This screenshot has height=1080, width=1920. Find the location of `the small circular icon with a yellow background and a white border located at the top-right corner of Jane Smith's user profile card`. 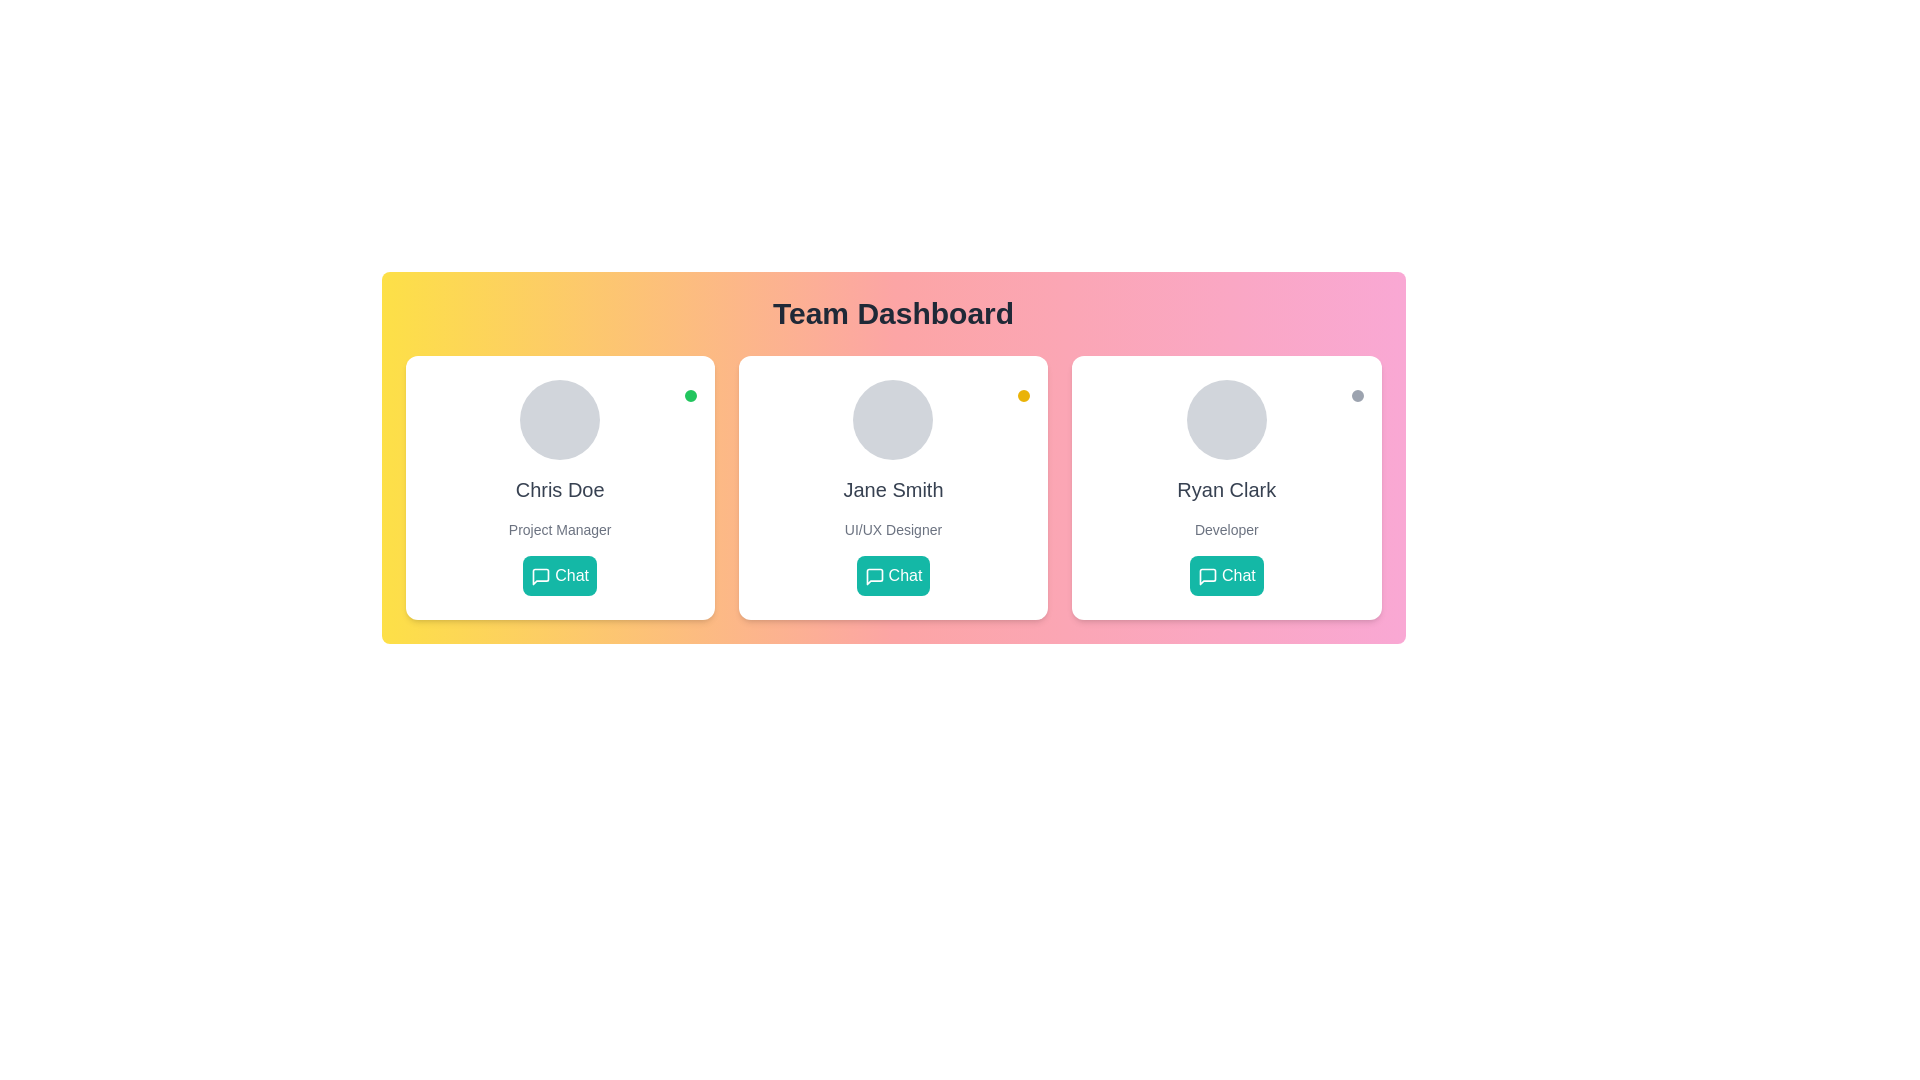

the small circular icon with a yellow background and a white border located at the top-right corner of Jane Smith's user profile card is located at coordinates (1024, 396).